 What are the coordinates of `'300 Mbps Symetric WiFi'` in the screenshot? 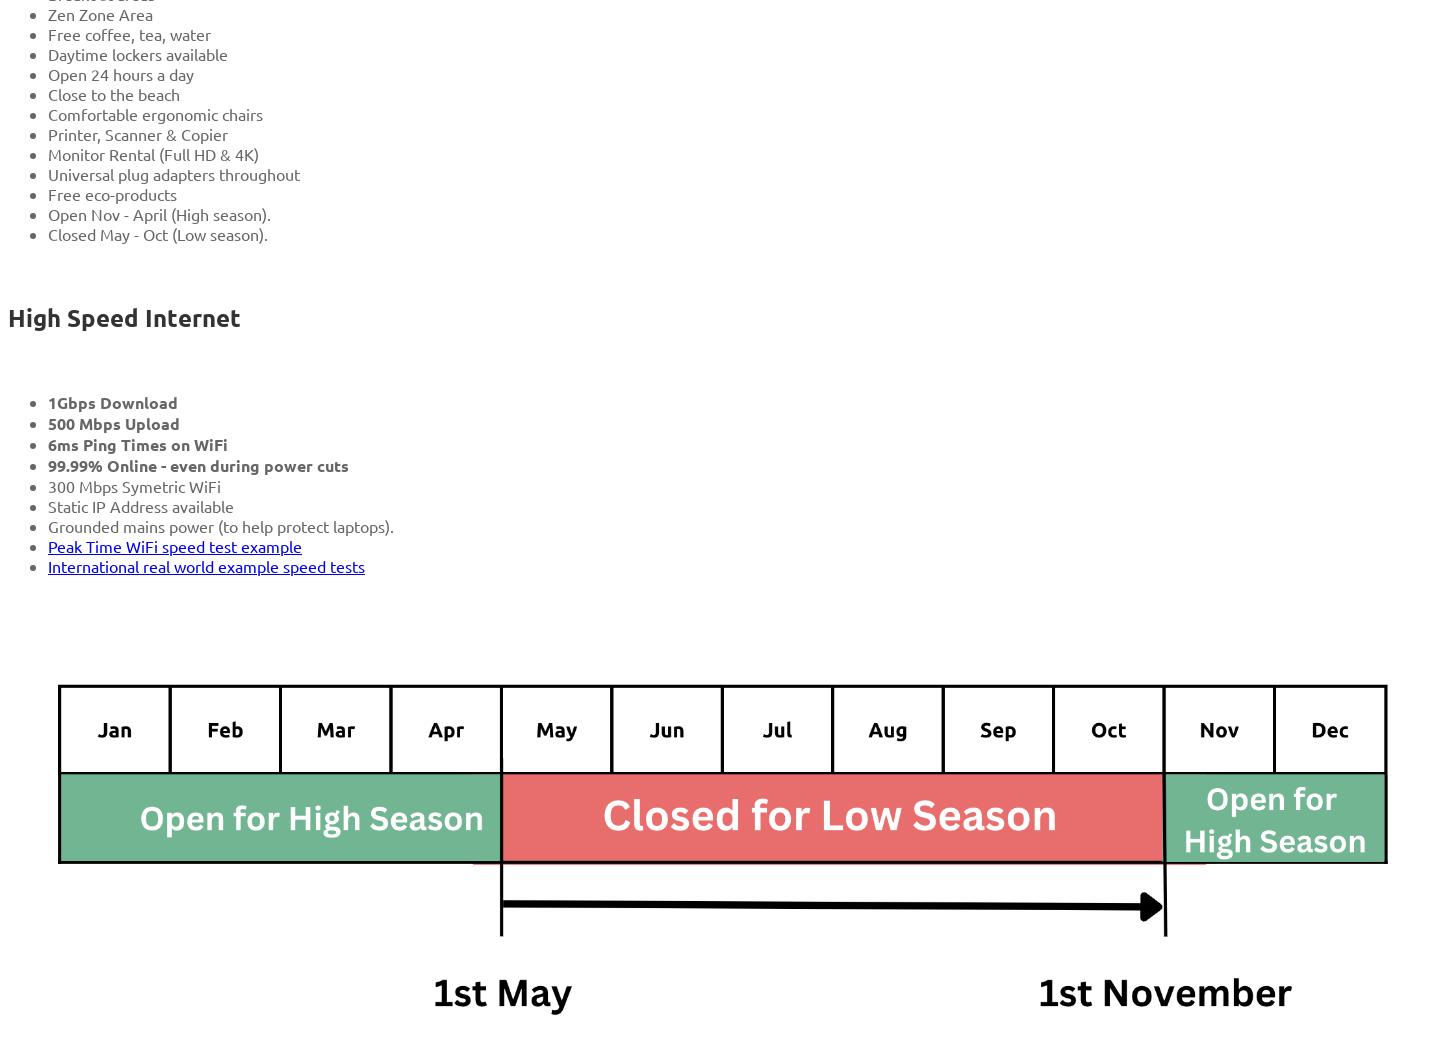 It's located at (133, 485).